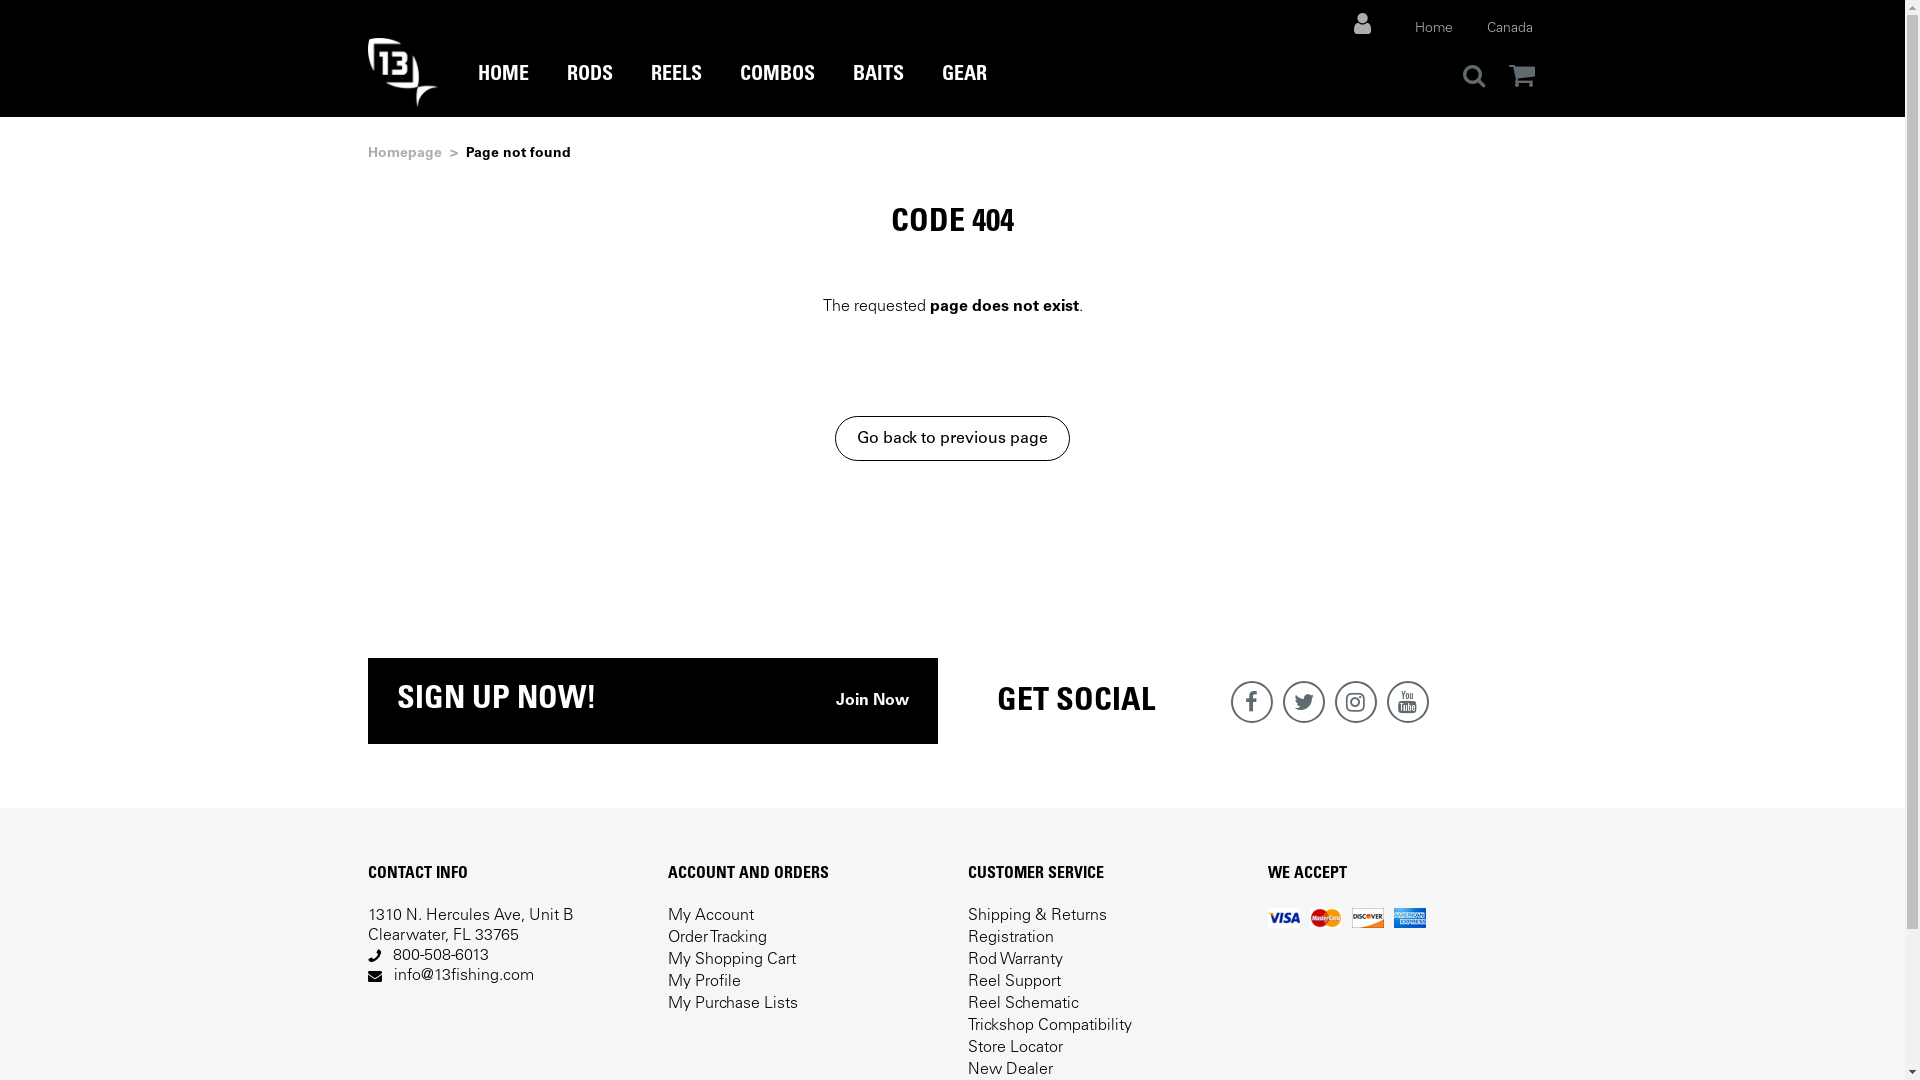  What do you see at coordinates (710, 915) in the screenshot?
I see `'My Account'` at bounding box center [710, 915].